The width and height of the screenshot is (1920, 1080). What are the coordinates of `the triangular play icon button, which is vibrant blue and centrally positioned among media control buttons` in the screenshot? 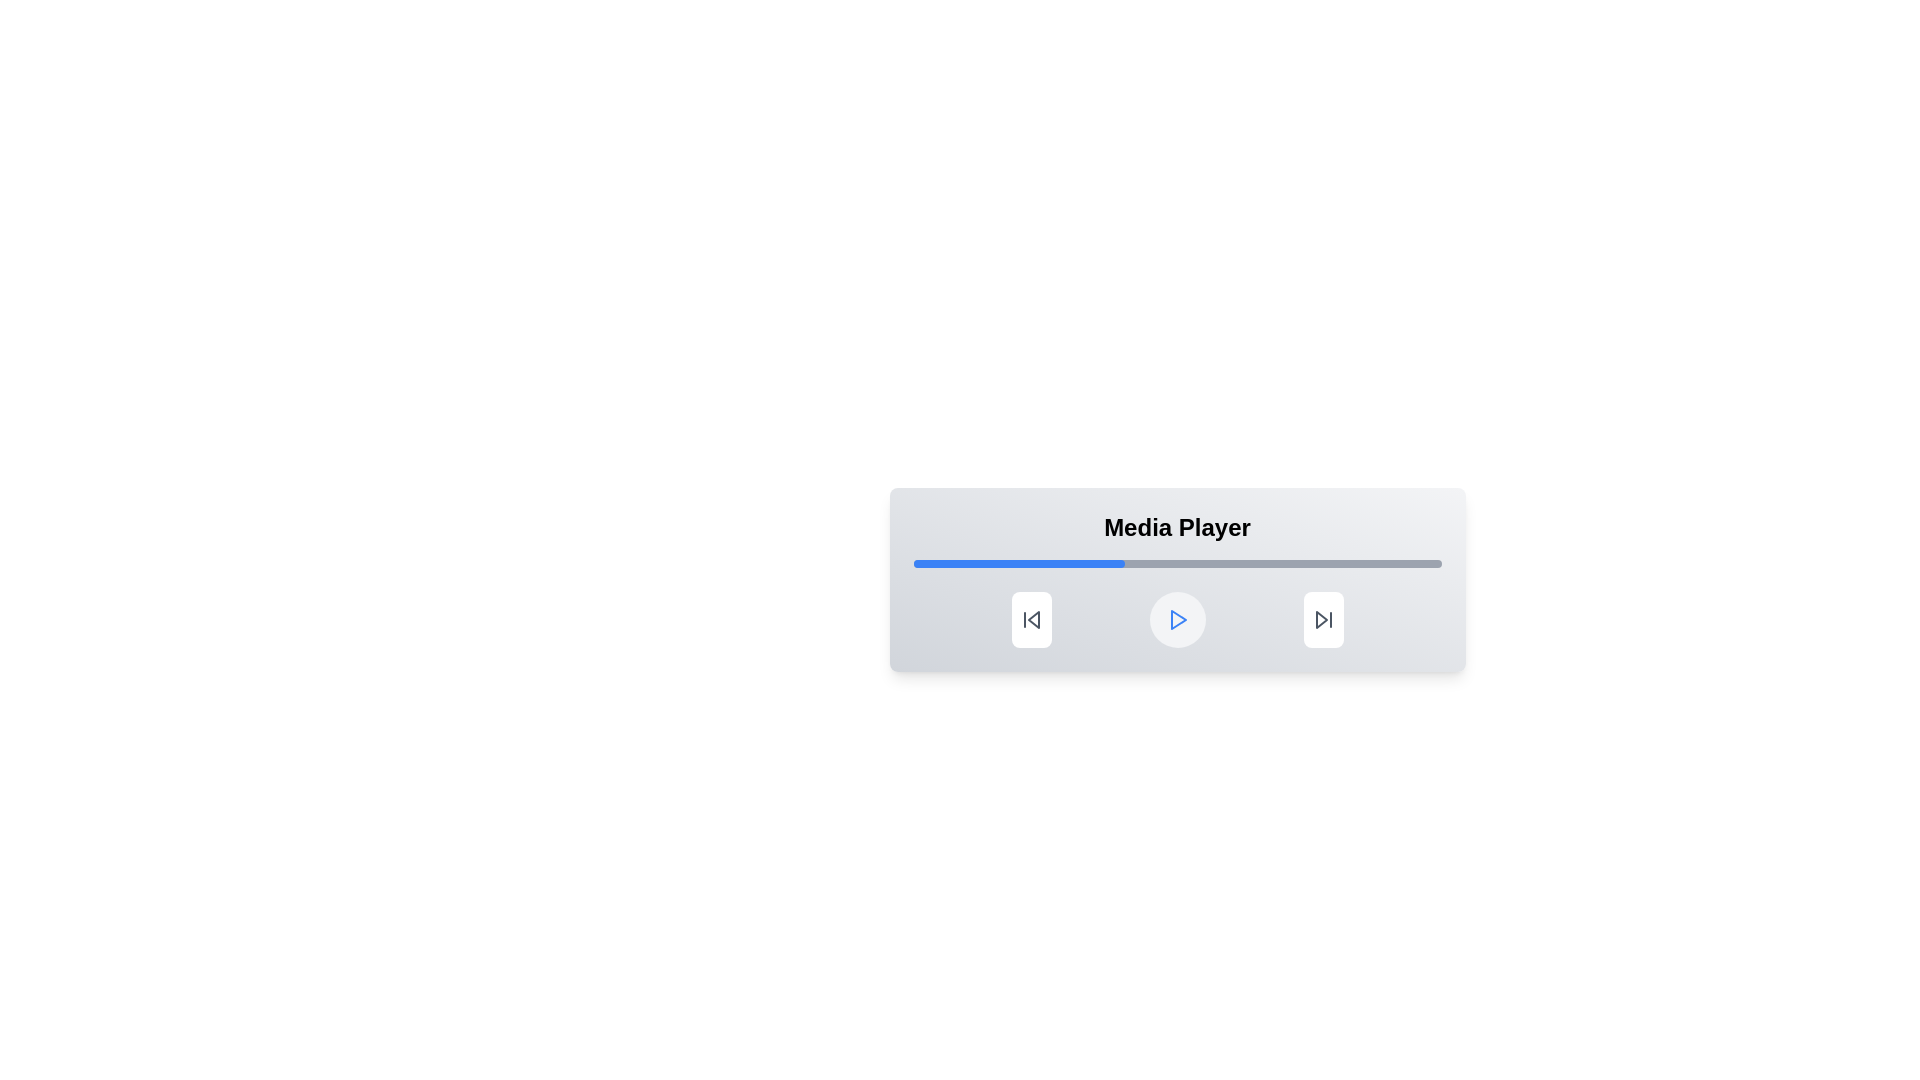 It's located at (1177, 619).